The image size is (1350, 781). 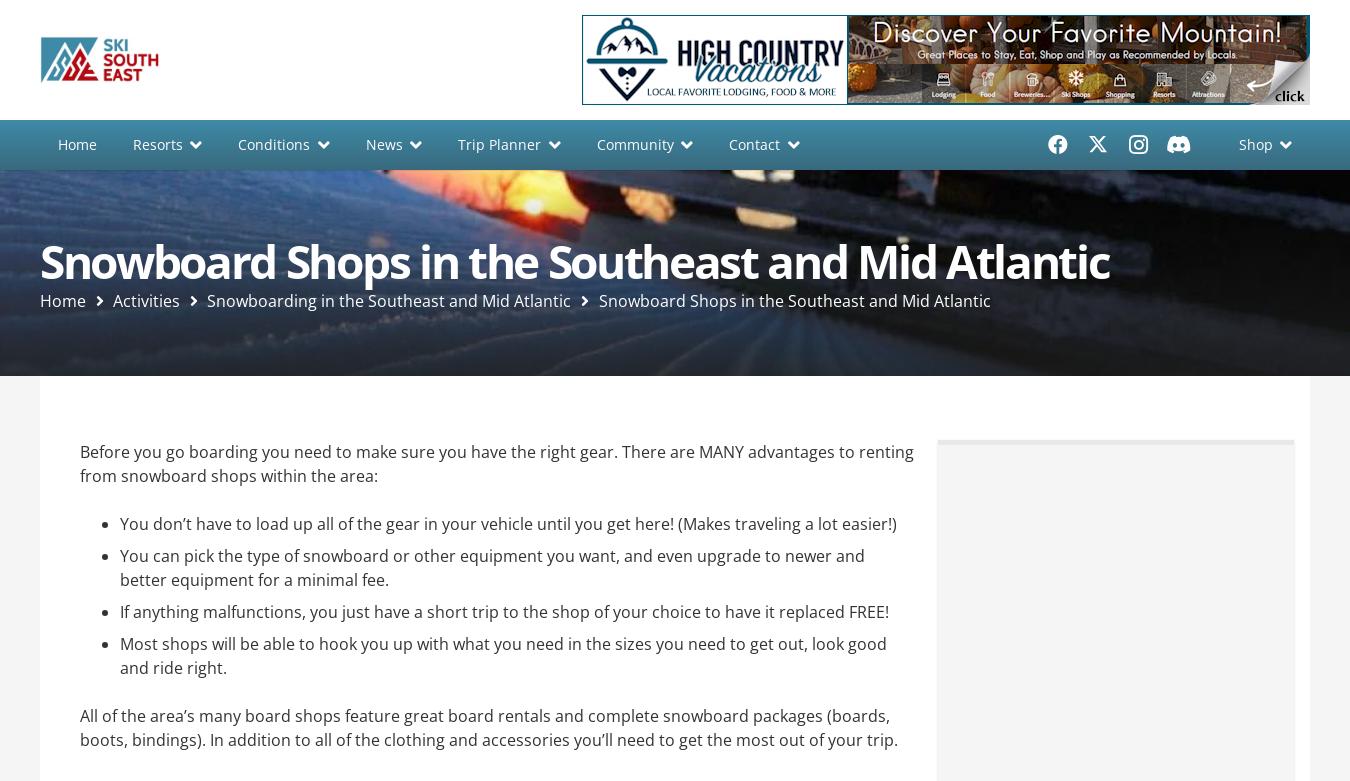 What do you see at coordinates (1254, 143) in the screenshot?
I see `'Shop'` at bounding box center [1254, 143].